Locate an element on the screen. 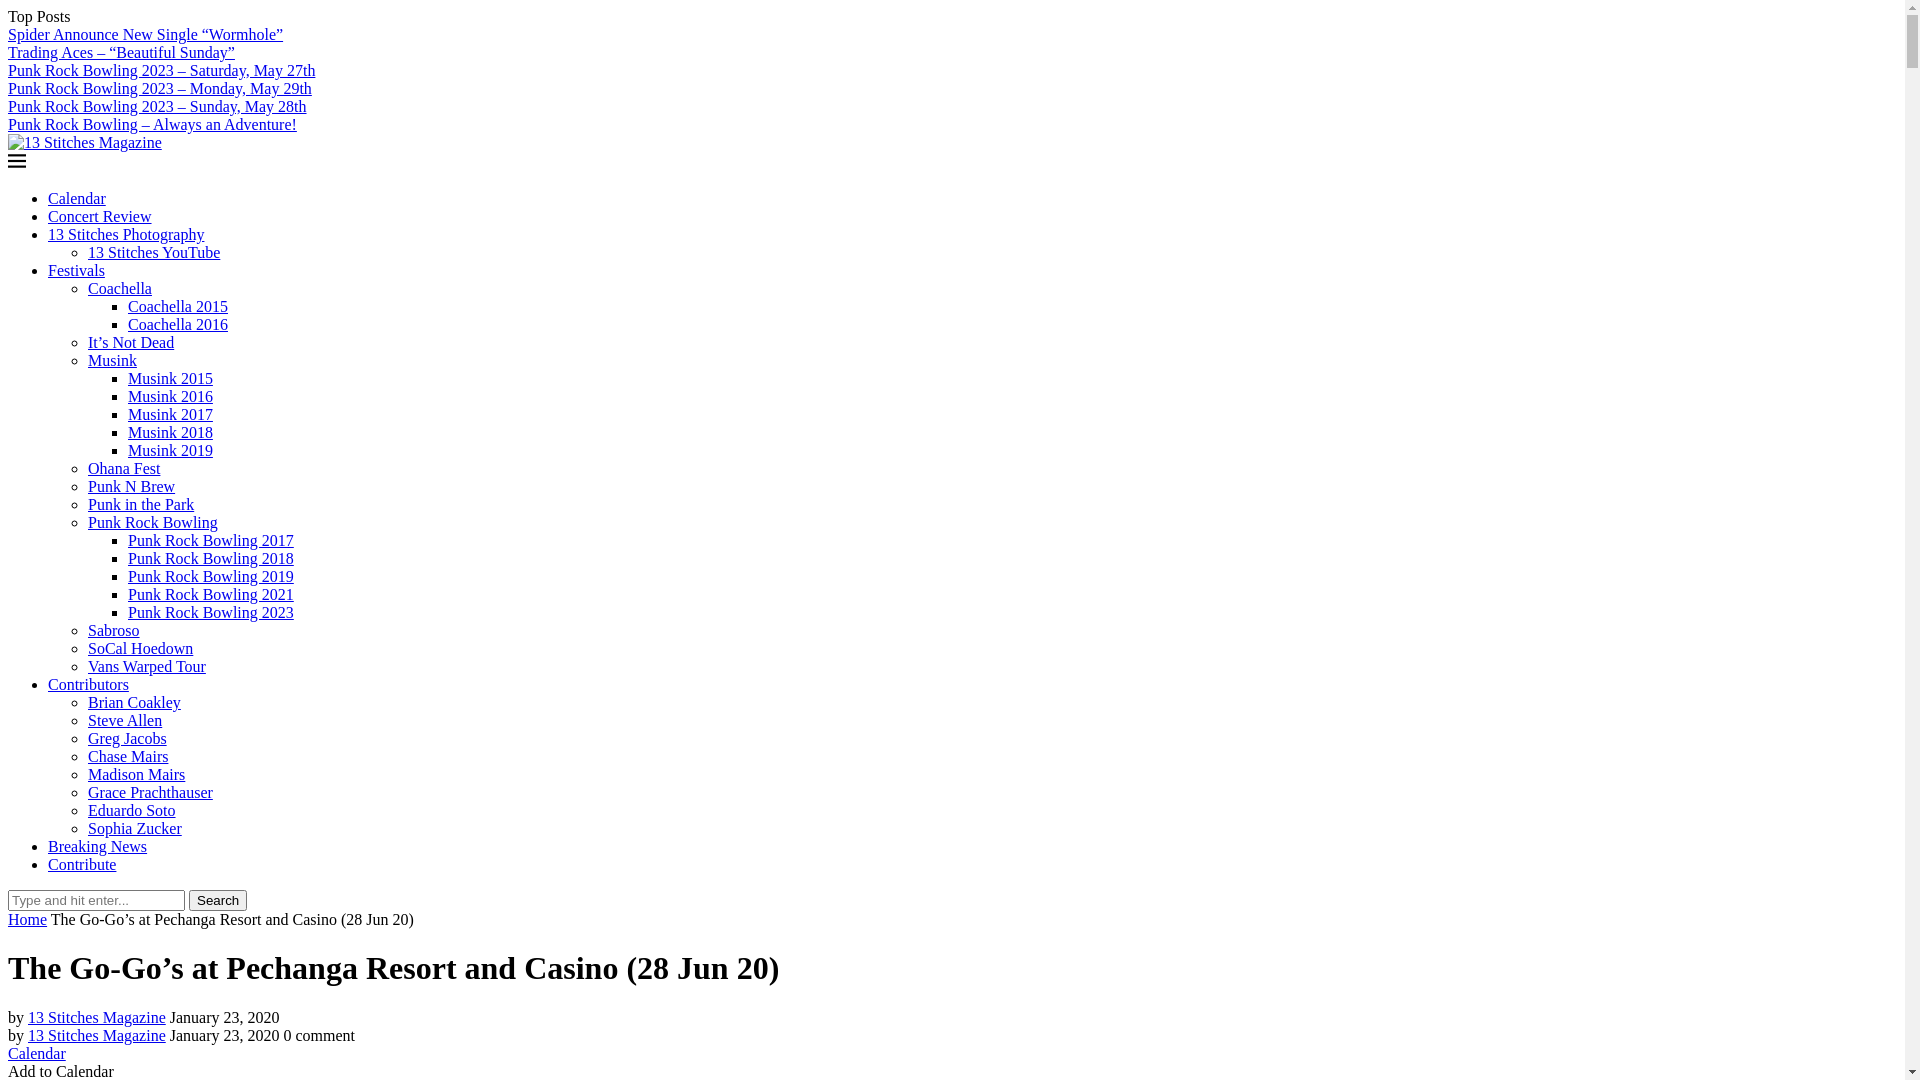 The width and height of the screenshot is (1920, 1080). 'Contribute' is located at coordinates (80, 863).